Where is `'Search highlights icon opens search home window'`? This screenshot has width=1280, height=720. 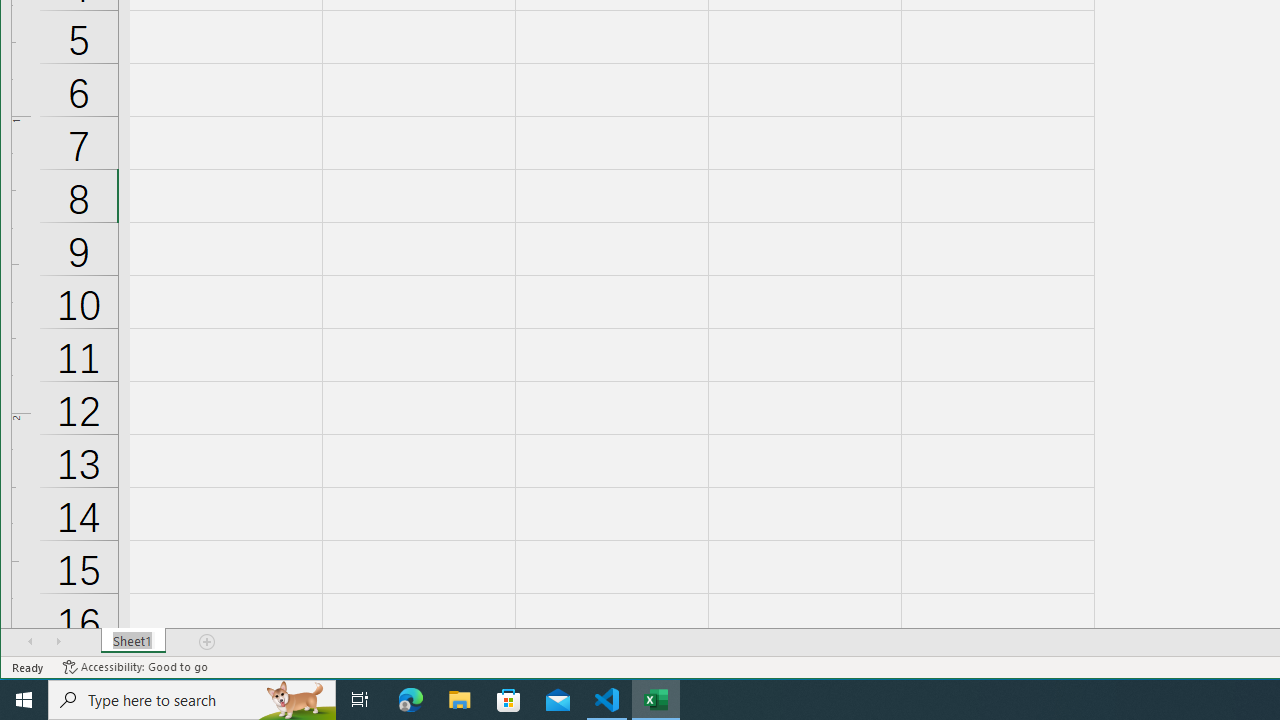
'Search highlights icon opens search home window' is located at coordinates (294, 698).